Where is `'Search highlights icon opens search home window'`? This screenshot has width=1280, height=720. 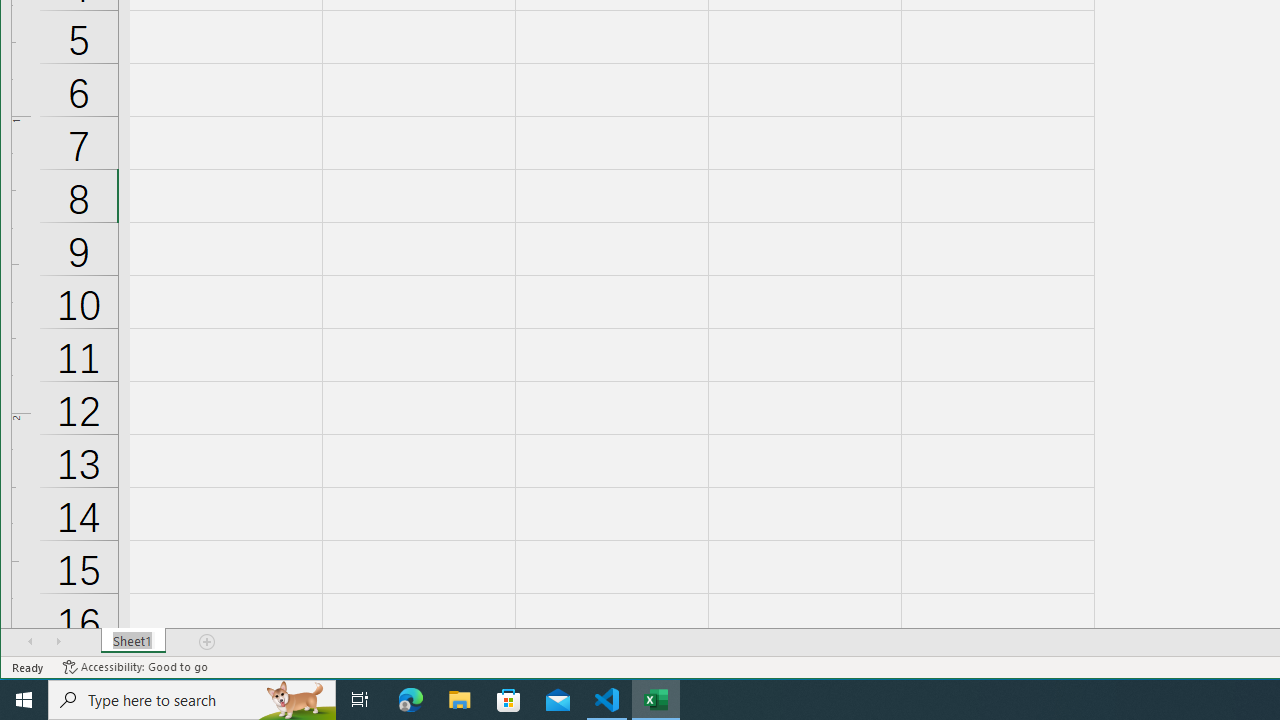
'Search highlights icon opens search home window' is located at coordinates (294, 698).